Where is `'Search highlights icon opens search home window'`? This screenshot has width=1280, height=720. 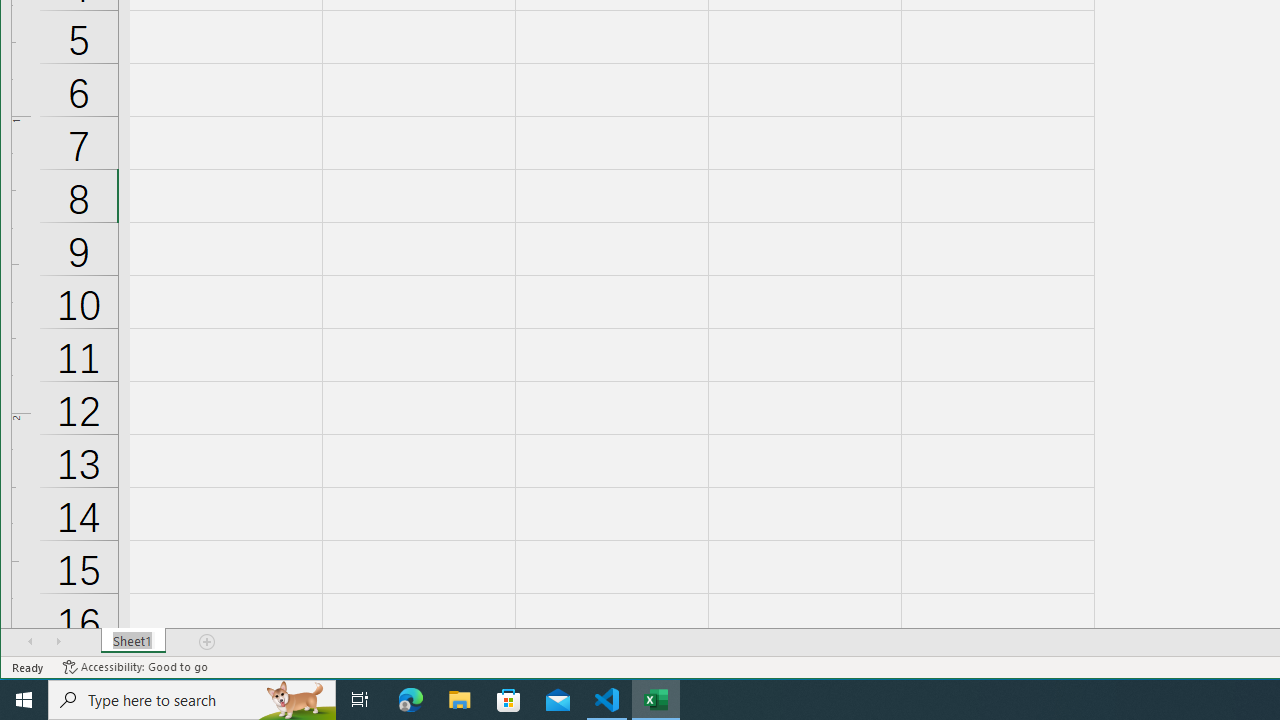
'Search highlights icon opens search home window' is located at coordinates (294, 698).